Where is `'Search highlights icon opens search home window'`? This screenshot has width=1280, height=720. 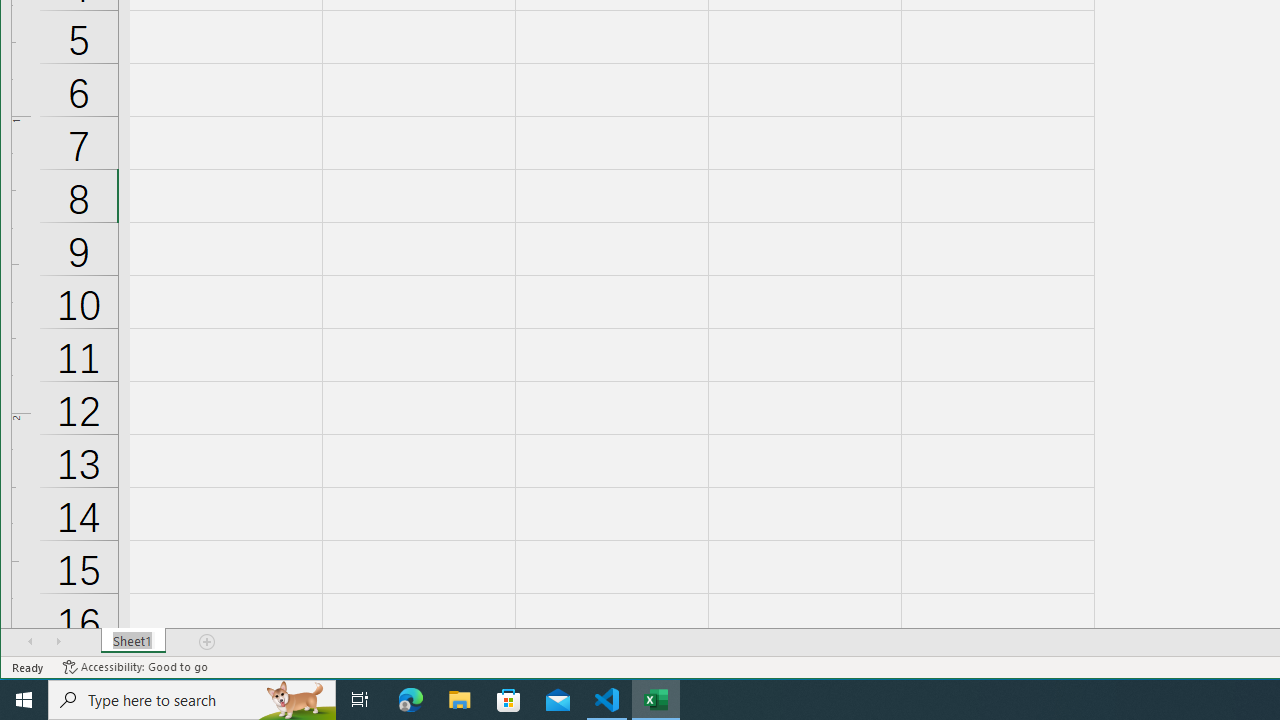
'Search highlights icon opens search home window' is located at coordinates (294, 698).